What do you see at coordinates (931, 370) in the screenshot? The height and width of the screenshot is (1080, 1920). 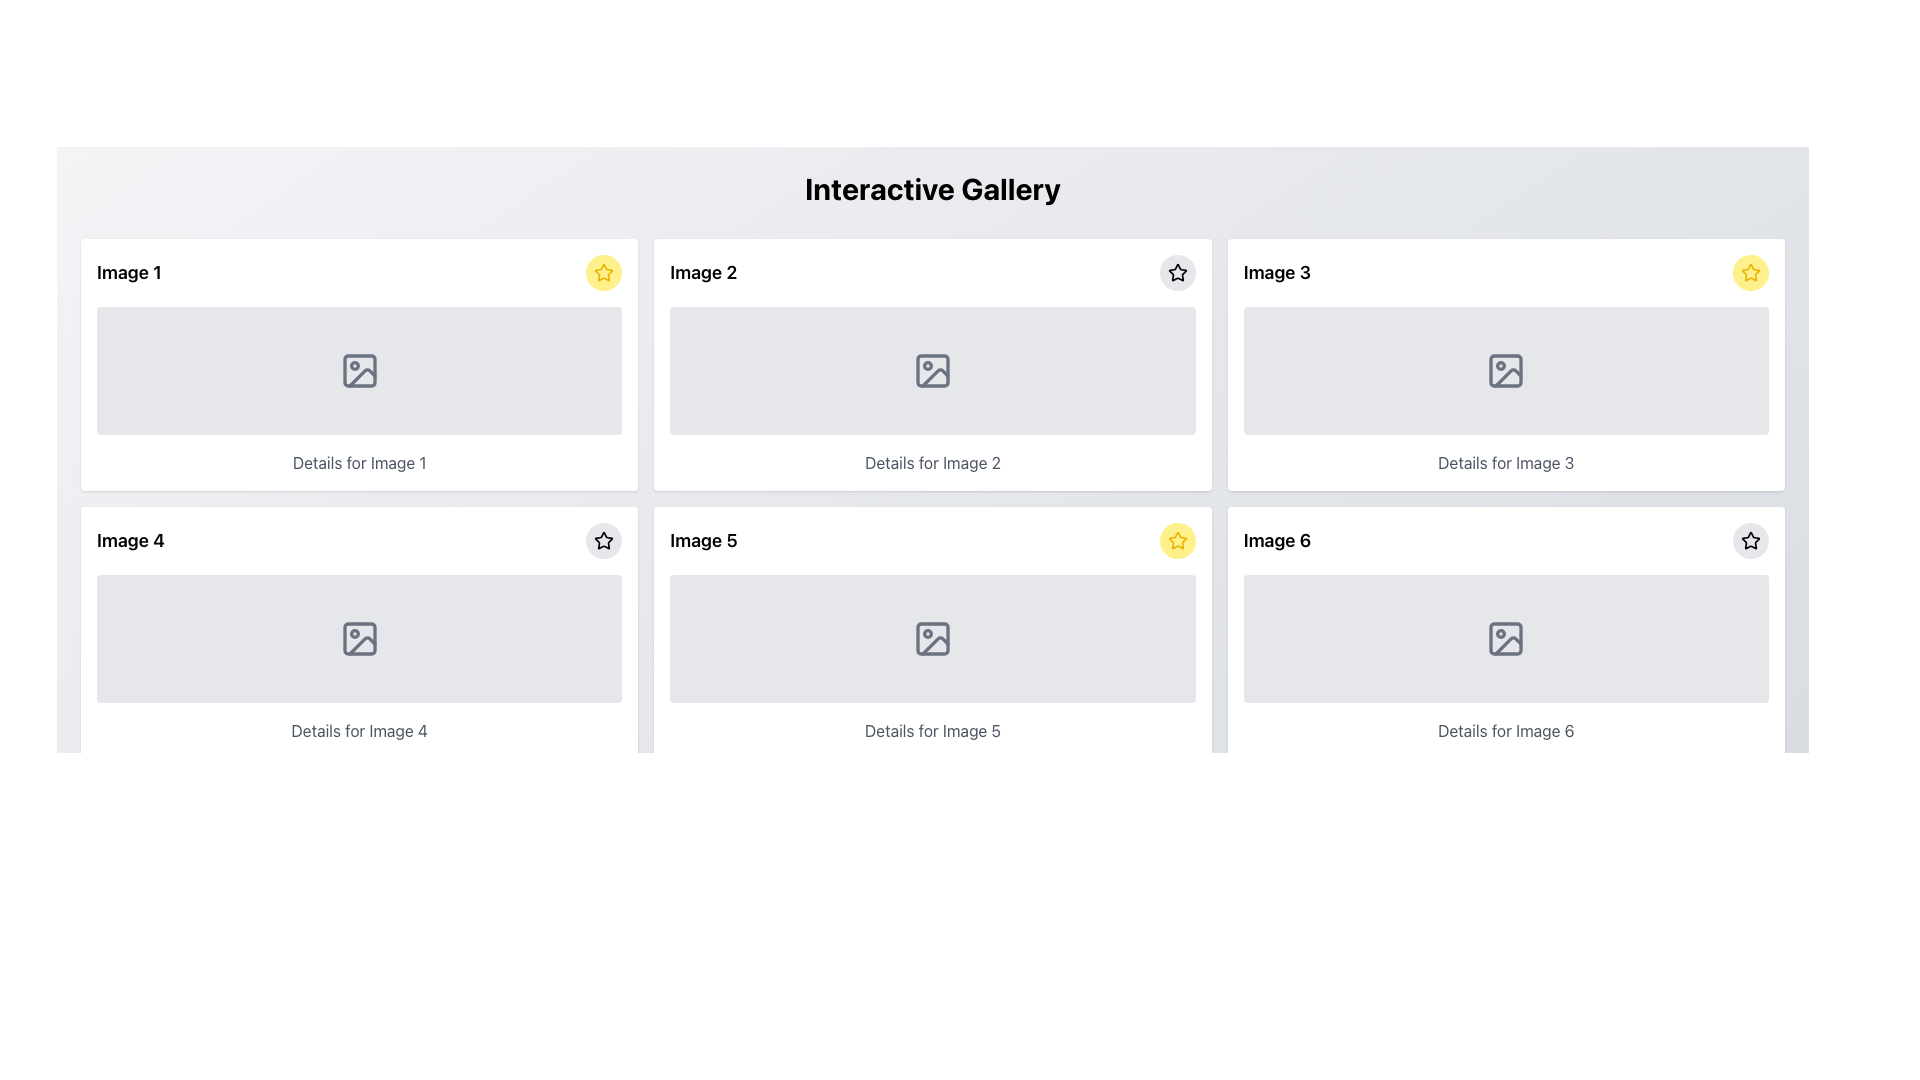 I see `the image placeholder icon located in the 'Image 2' card in the second column of the top row within the interactive gallery grid, which is centered in a light gray background` at bounding box center [931, 370].